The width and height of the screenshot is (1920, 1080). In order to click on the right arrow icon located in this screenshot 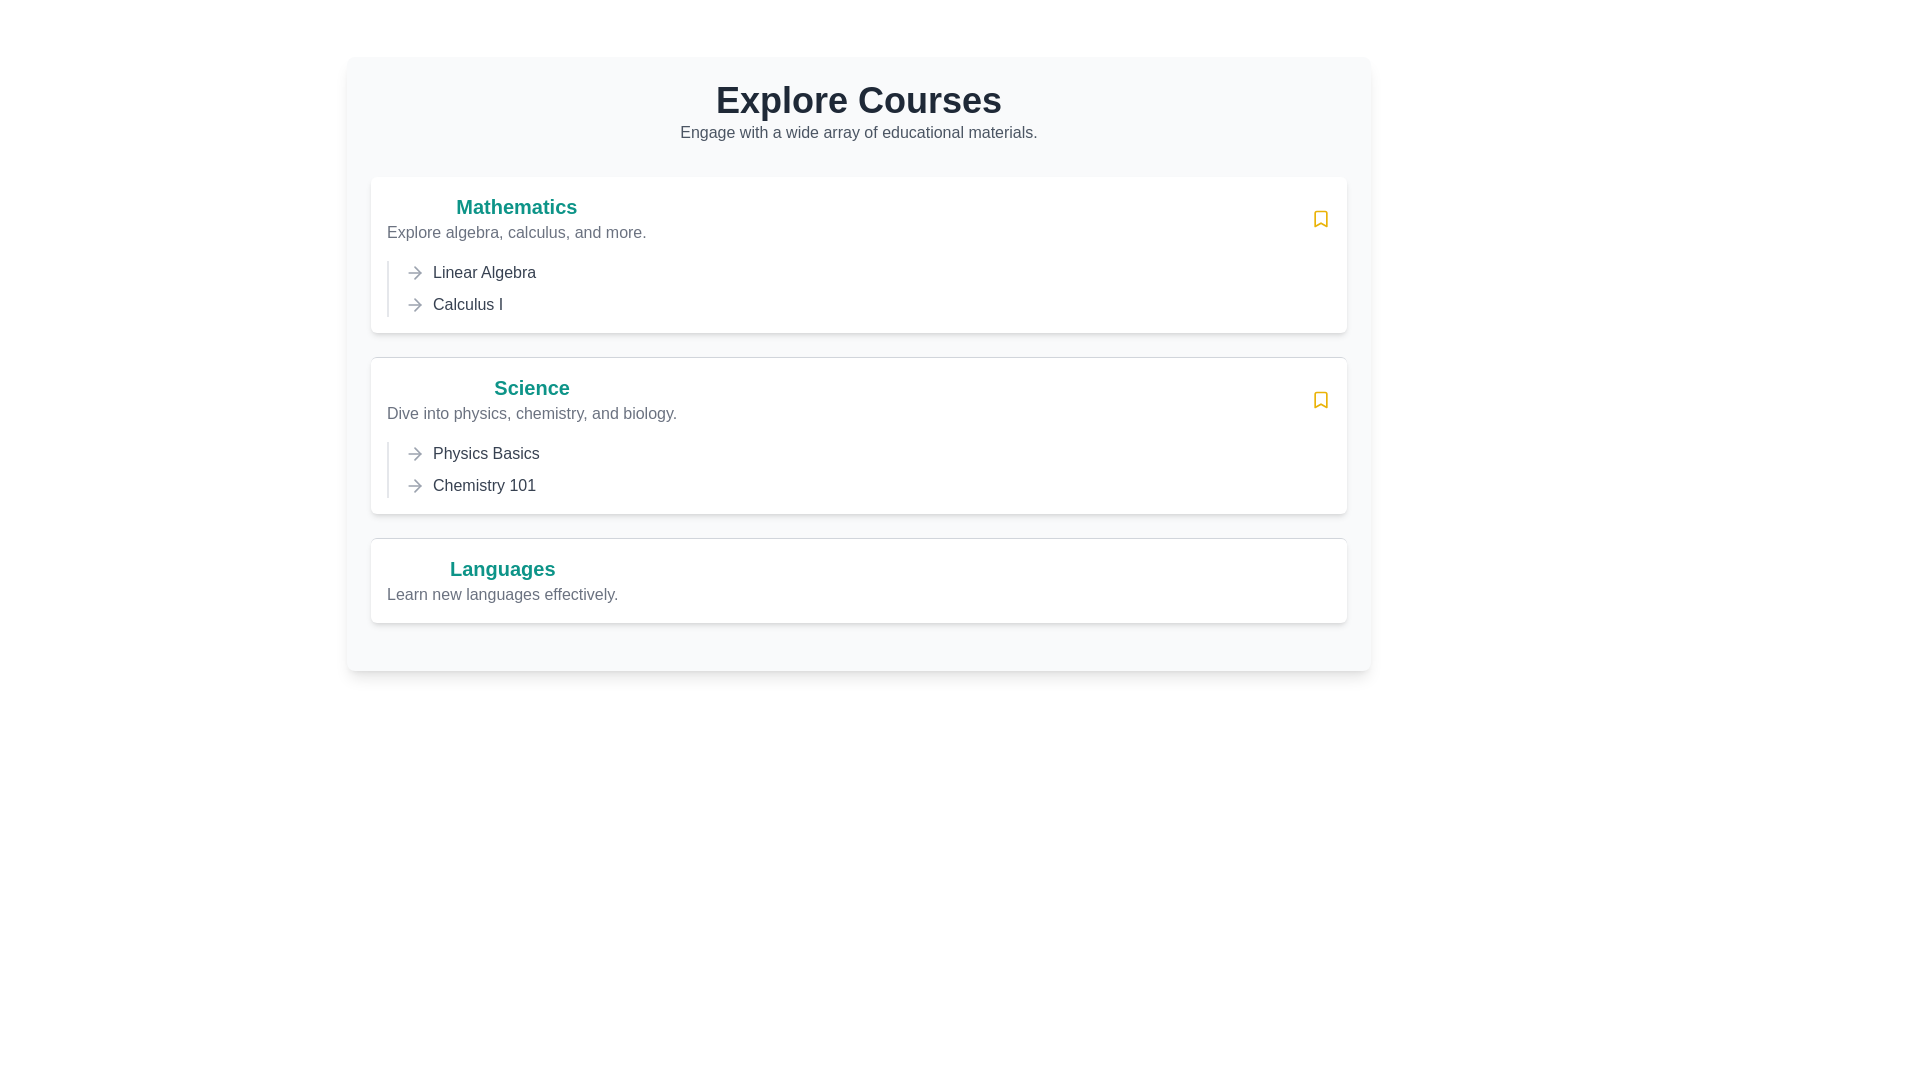, I will do `click(413, 273)`.